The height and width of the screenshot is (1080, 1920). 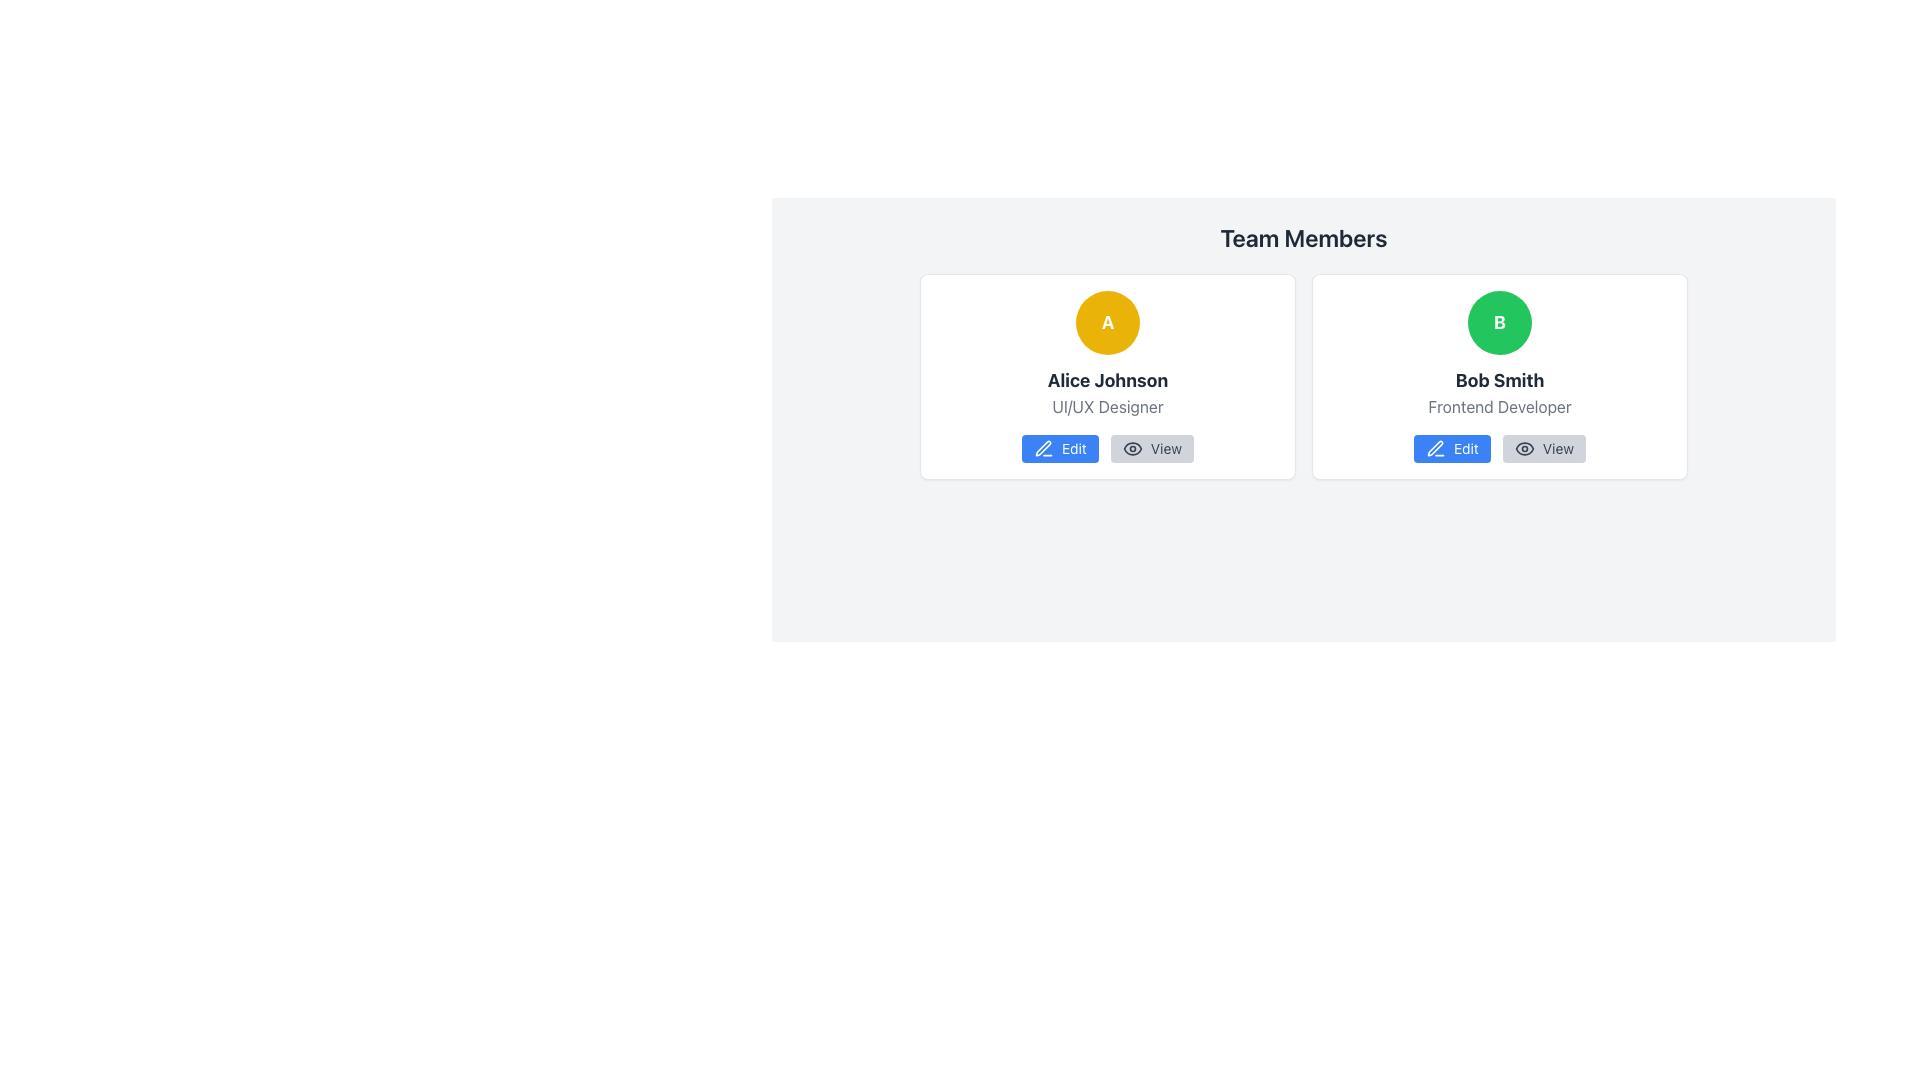 What do you see at coordinates (1543, 447) in the screenshot?
I see `the 'View' button located at the bottom-right corner of Bob Smith's details card` at bounding box center [1543, 447].